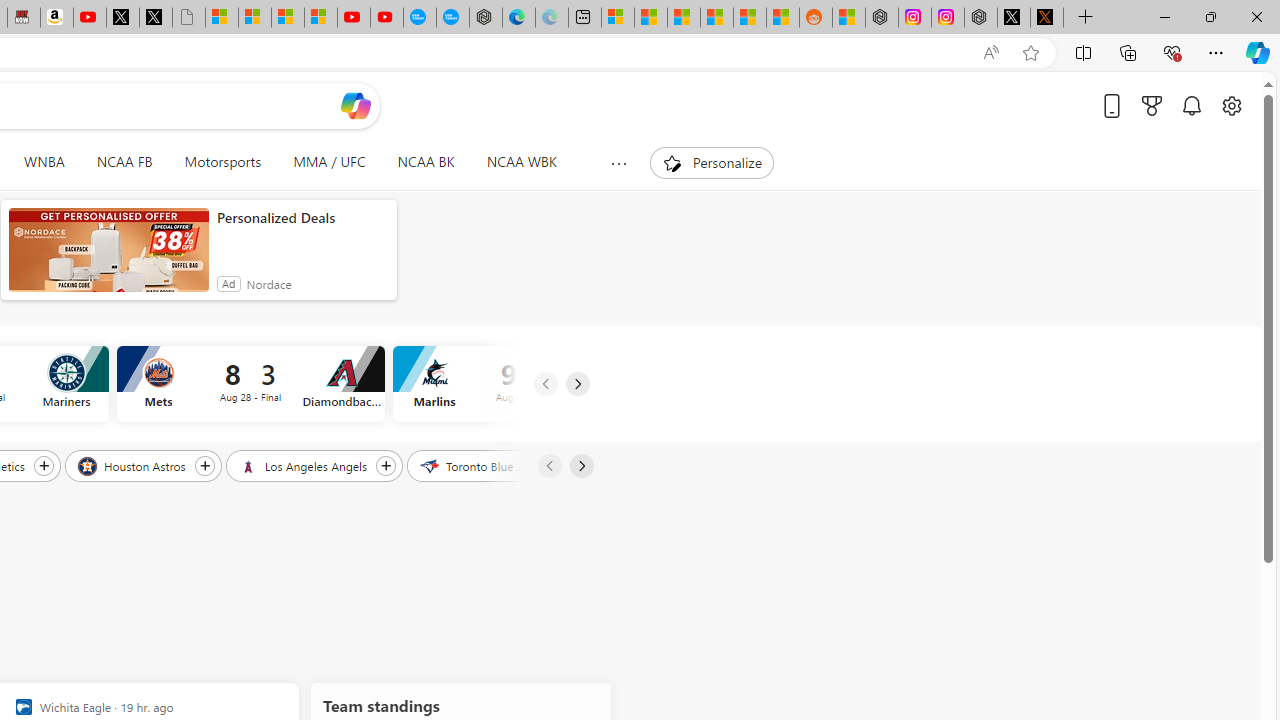 This screenshot has height=720, width=1280. What do you see at coordinates (425, 162) in the screenshot?
I see `'NCAA BK'` at bounding box center [425, 162].